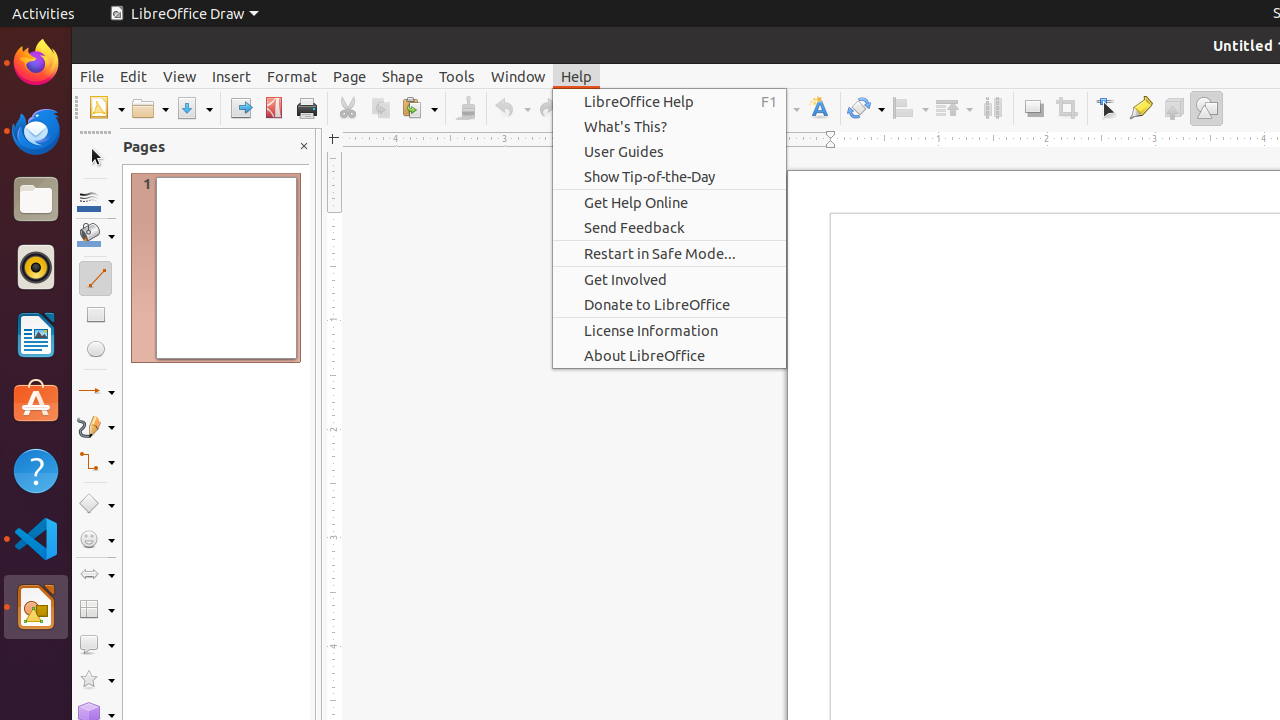  What do you see at coordinates (302, 145) in the screenshot?
I see `'Close Pane'` at bounding box center [302, 145].